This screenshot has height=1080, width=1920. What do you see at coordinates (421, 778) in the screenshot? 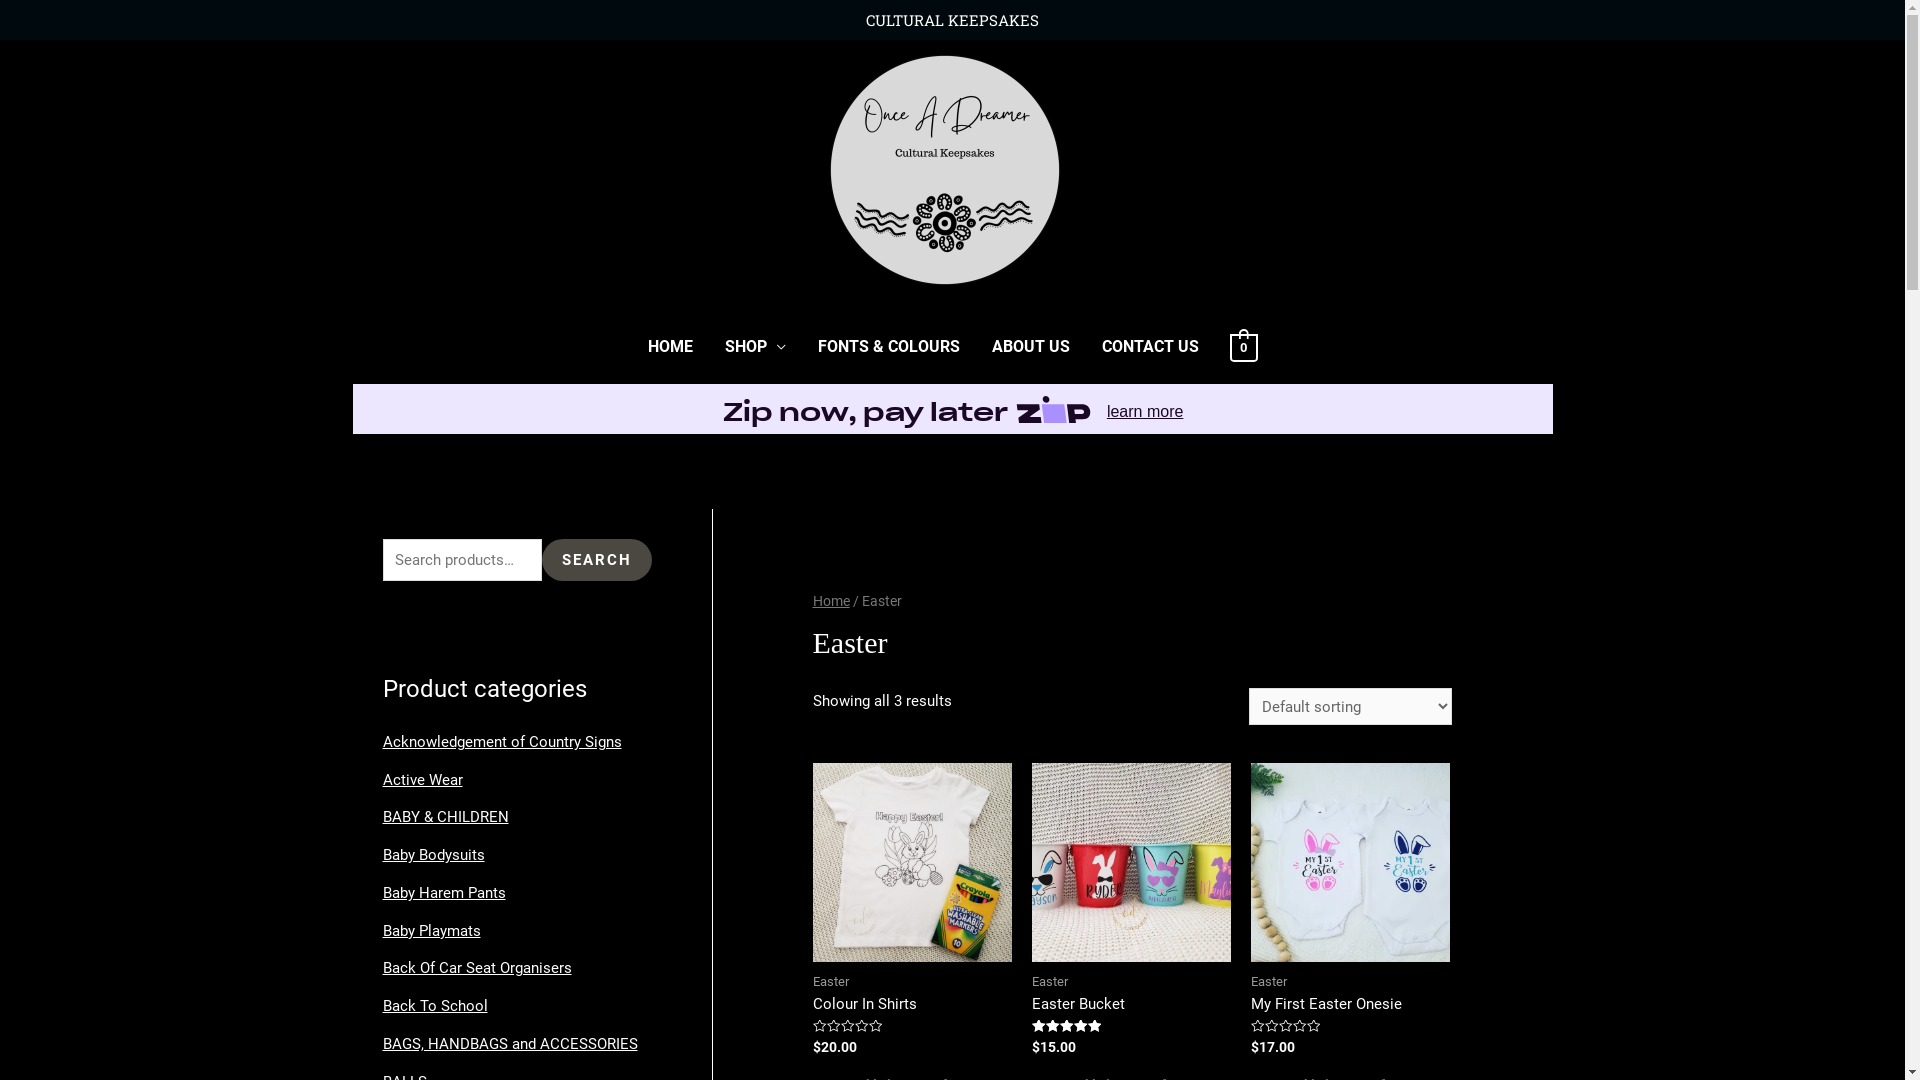
I see `'Active Wear'` at bounding box center [421, 778].